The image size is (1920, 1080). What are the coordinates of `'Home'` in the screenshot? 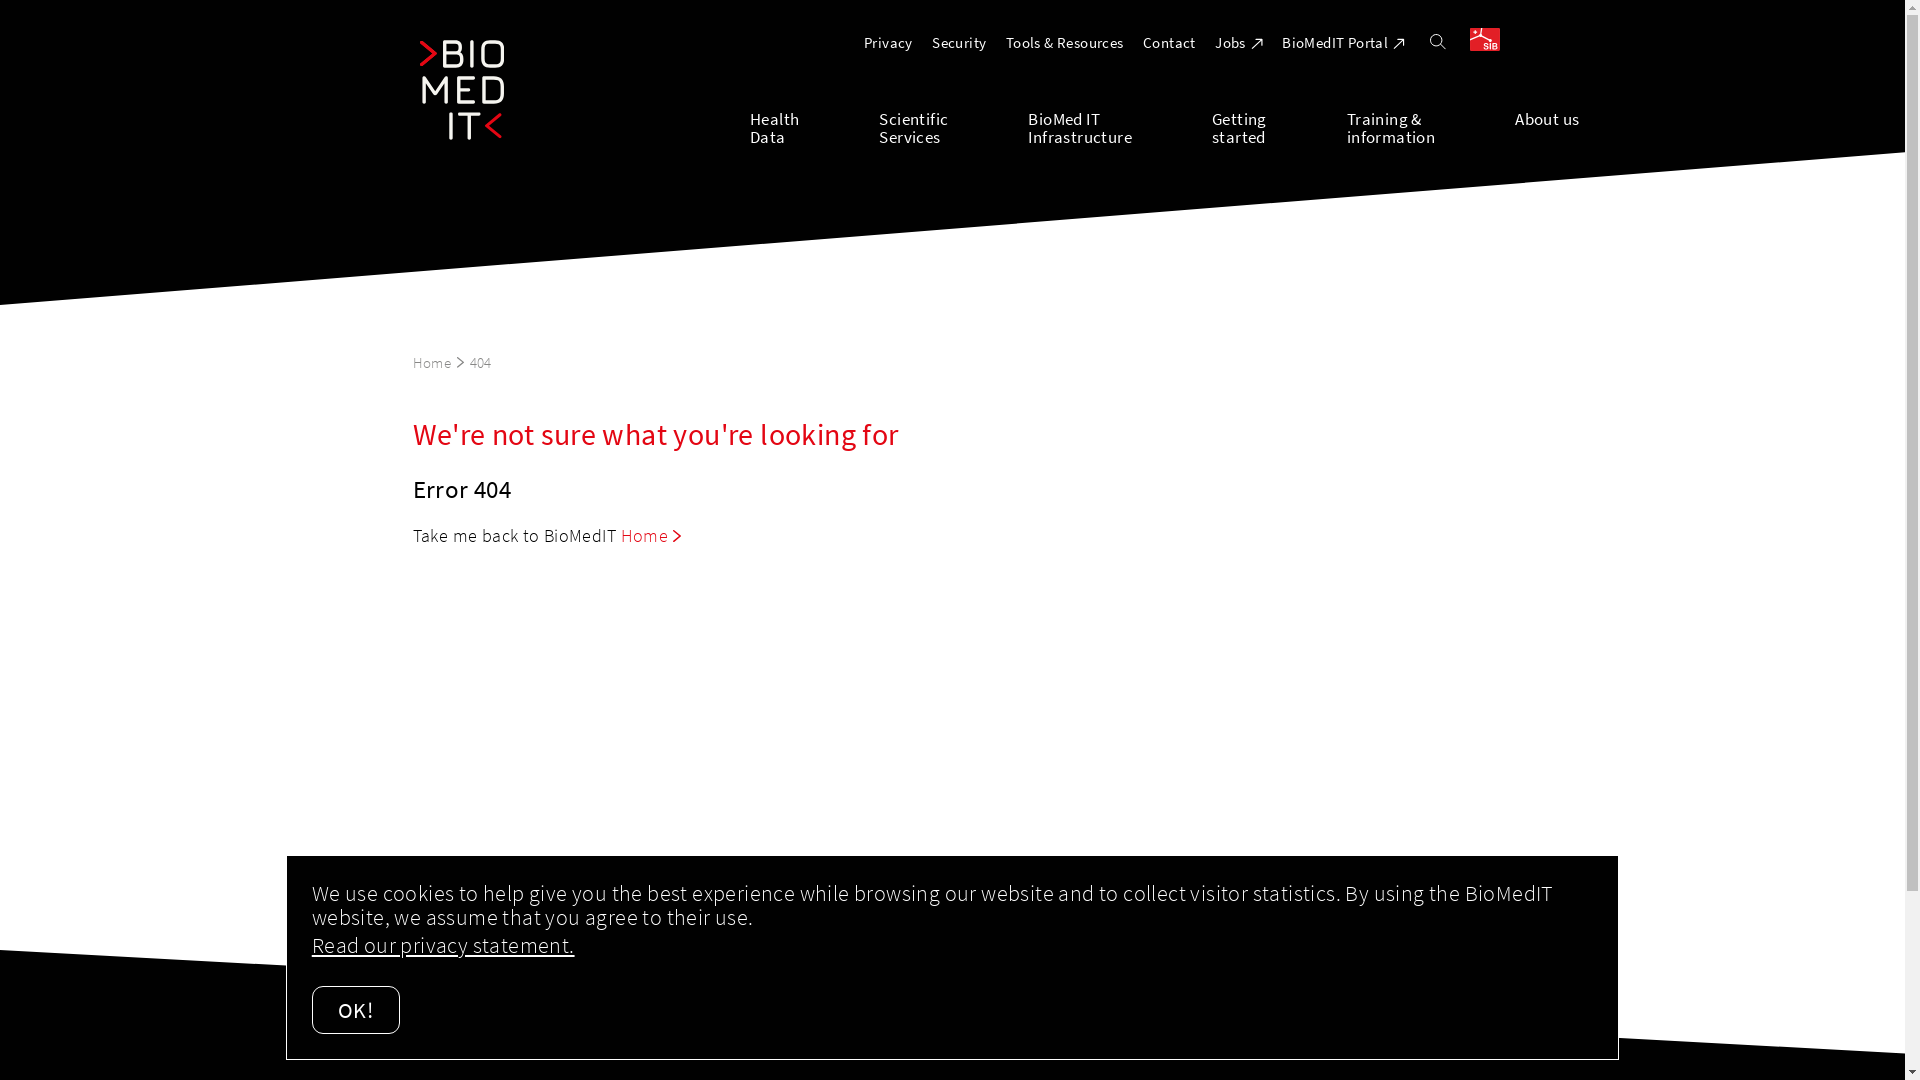 It's located at (651, 534).